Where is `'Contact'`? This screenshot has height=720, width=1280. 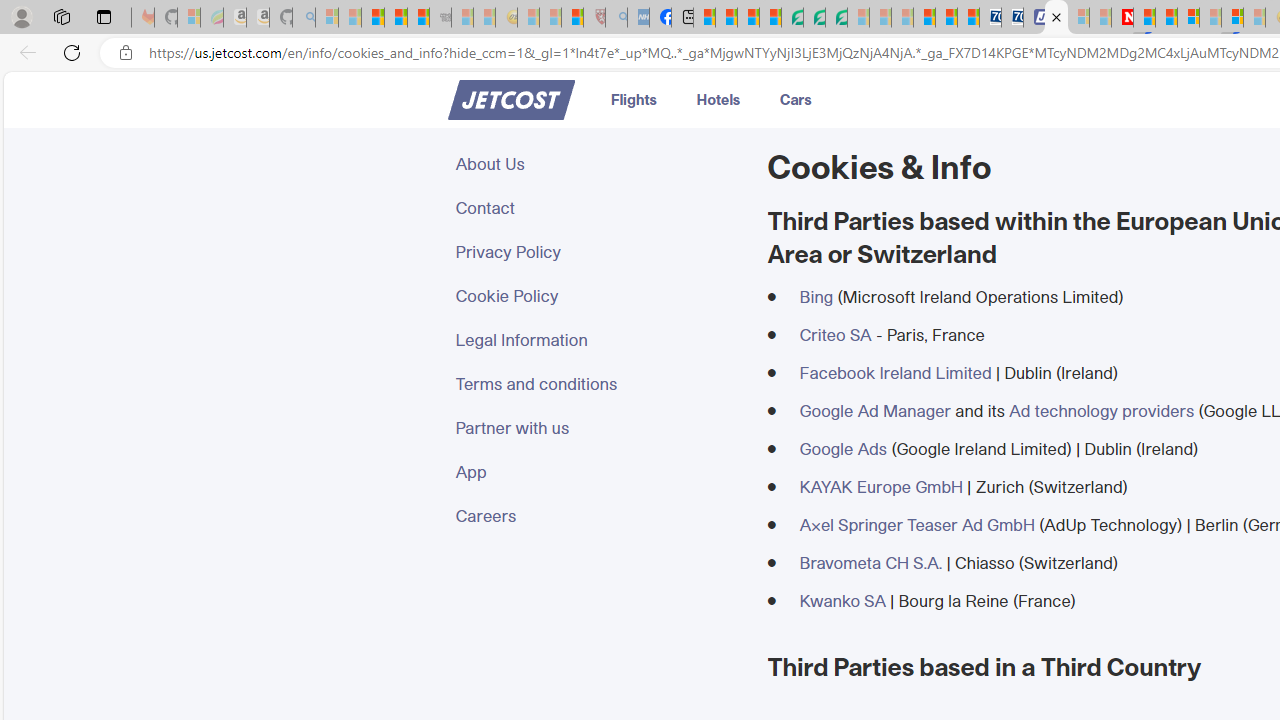 'Contact' is located at coordinates (598, 208).